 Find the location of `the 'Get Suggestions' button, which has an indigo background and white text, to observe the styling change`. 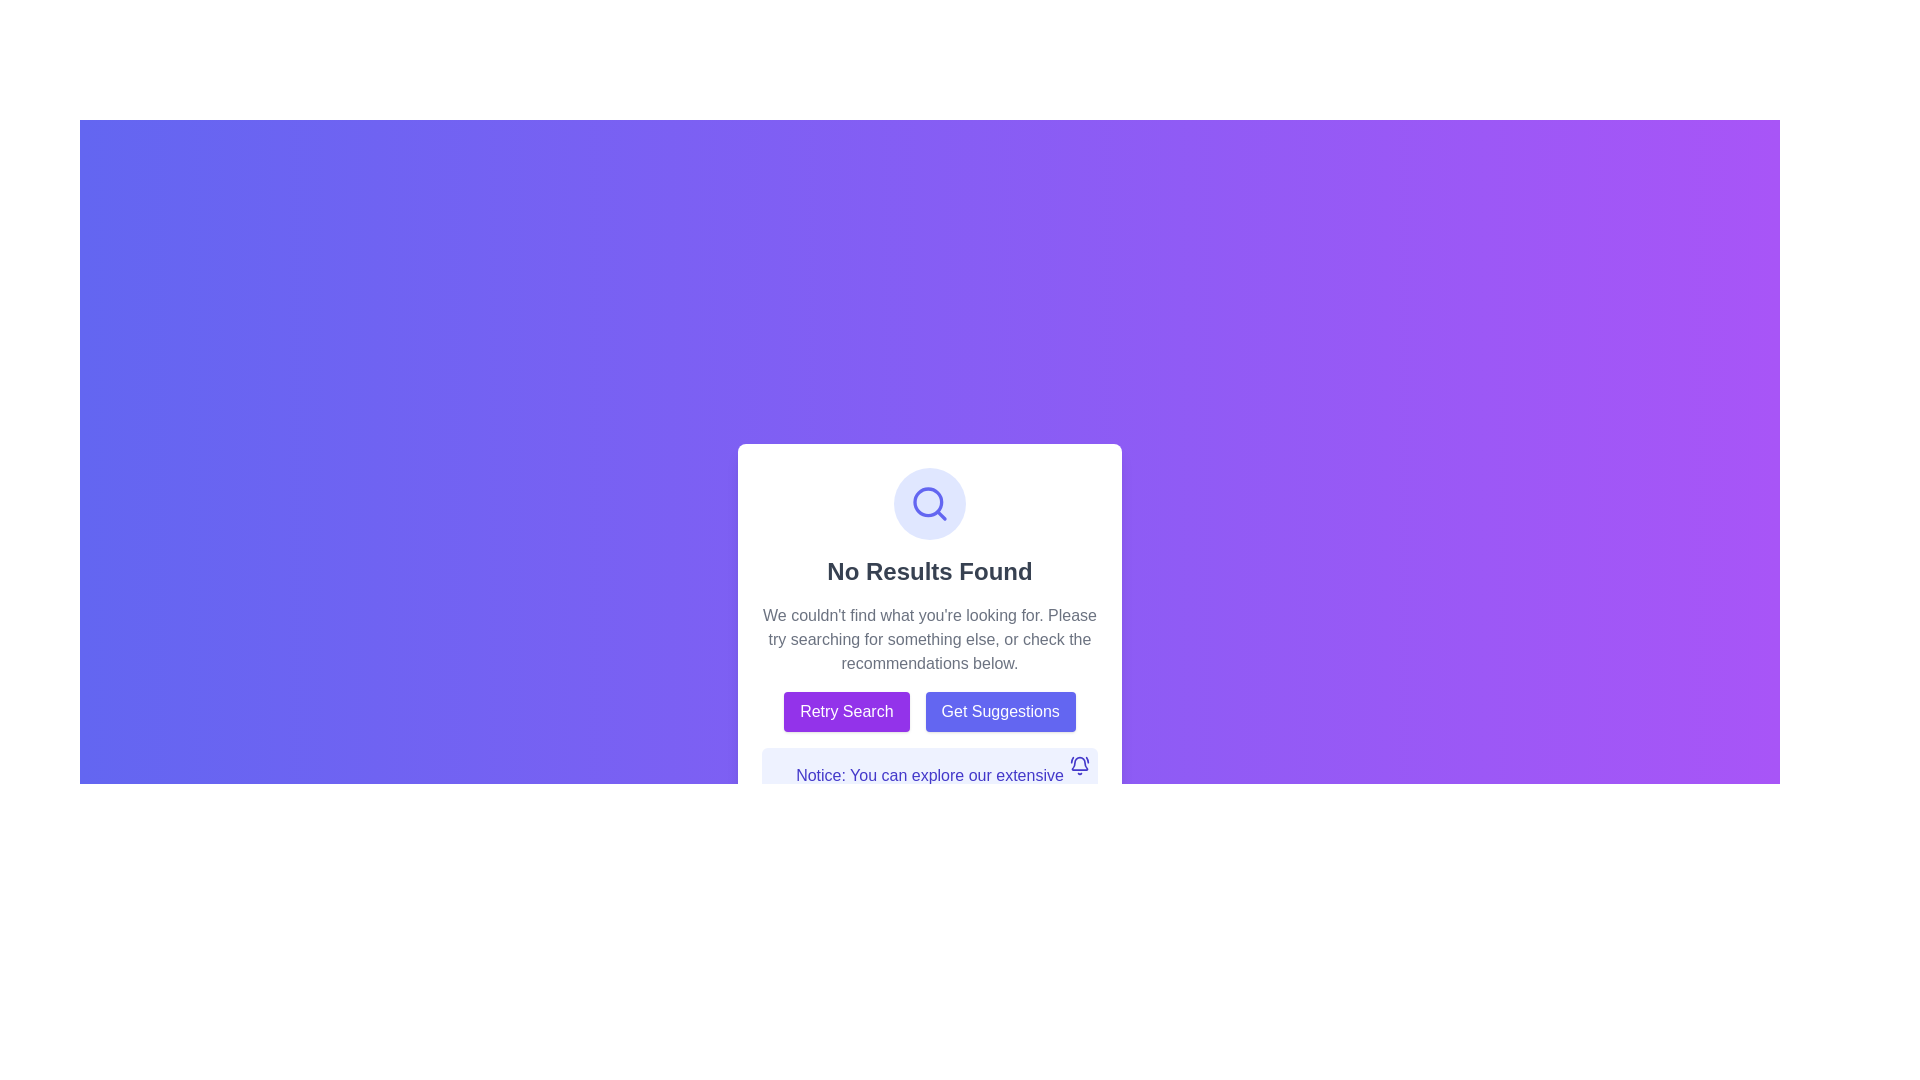

the 'Get Suggestions' button, which has an indigo background and white text, to observe the styling change is located at coordinates (1000, 711).